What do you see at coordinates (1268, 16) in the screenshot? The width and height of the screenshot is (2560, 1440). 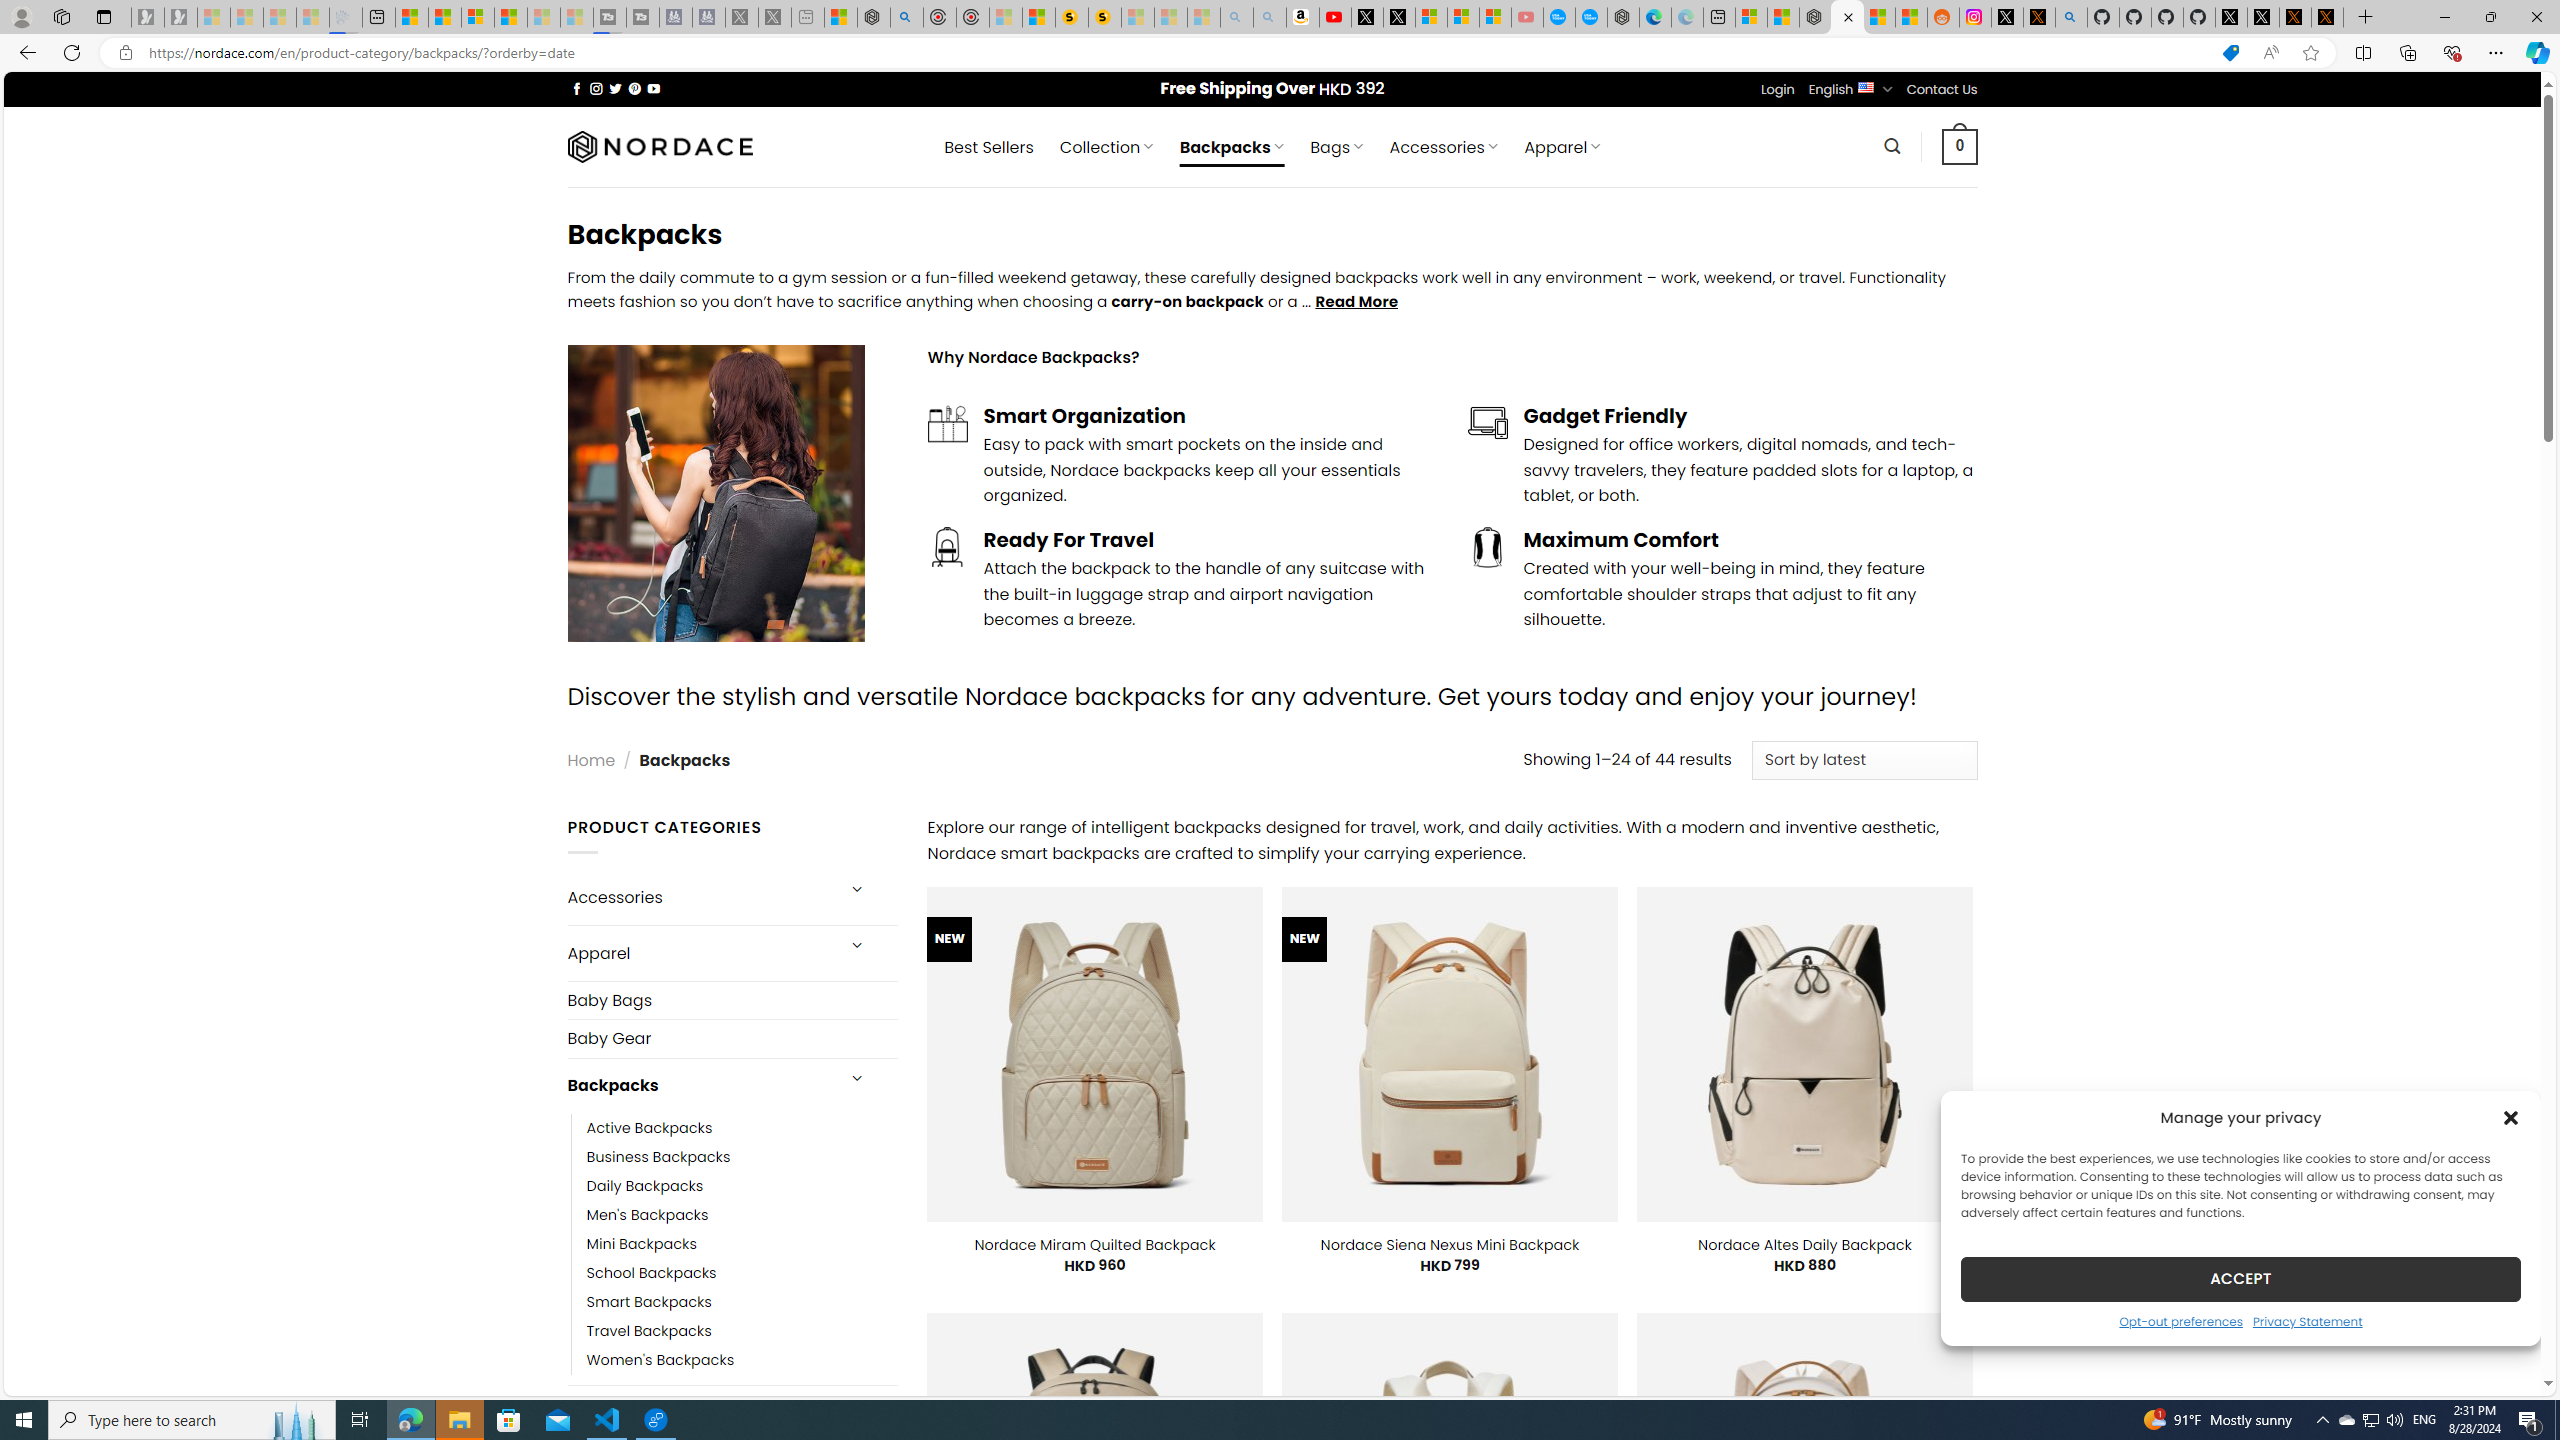 I see `'Amazon Echo Dot PNG - Search Images - Sleeping'` at bounding box center [1268, 16].